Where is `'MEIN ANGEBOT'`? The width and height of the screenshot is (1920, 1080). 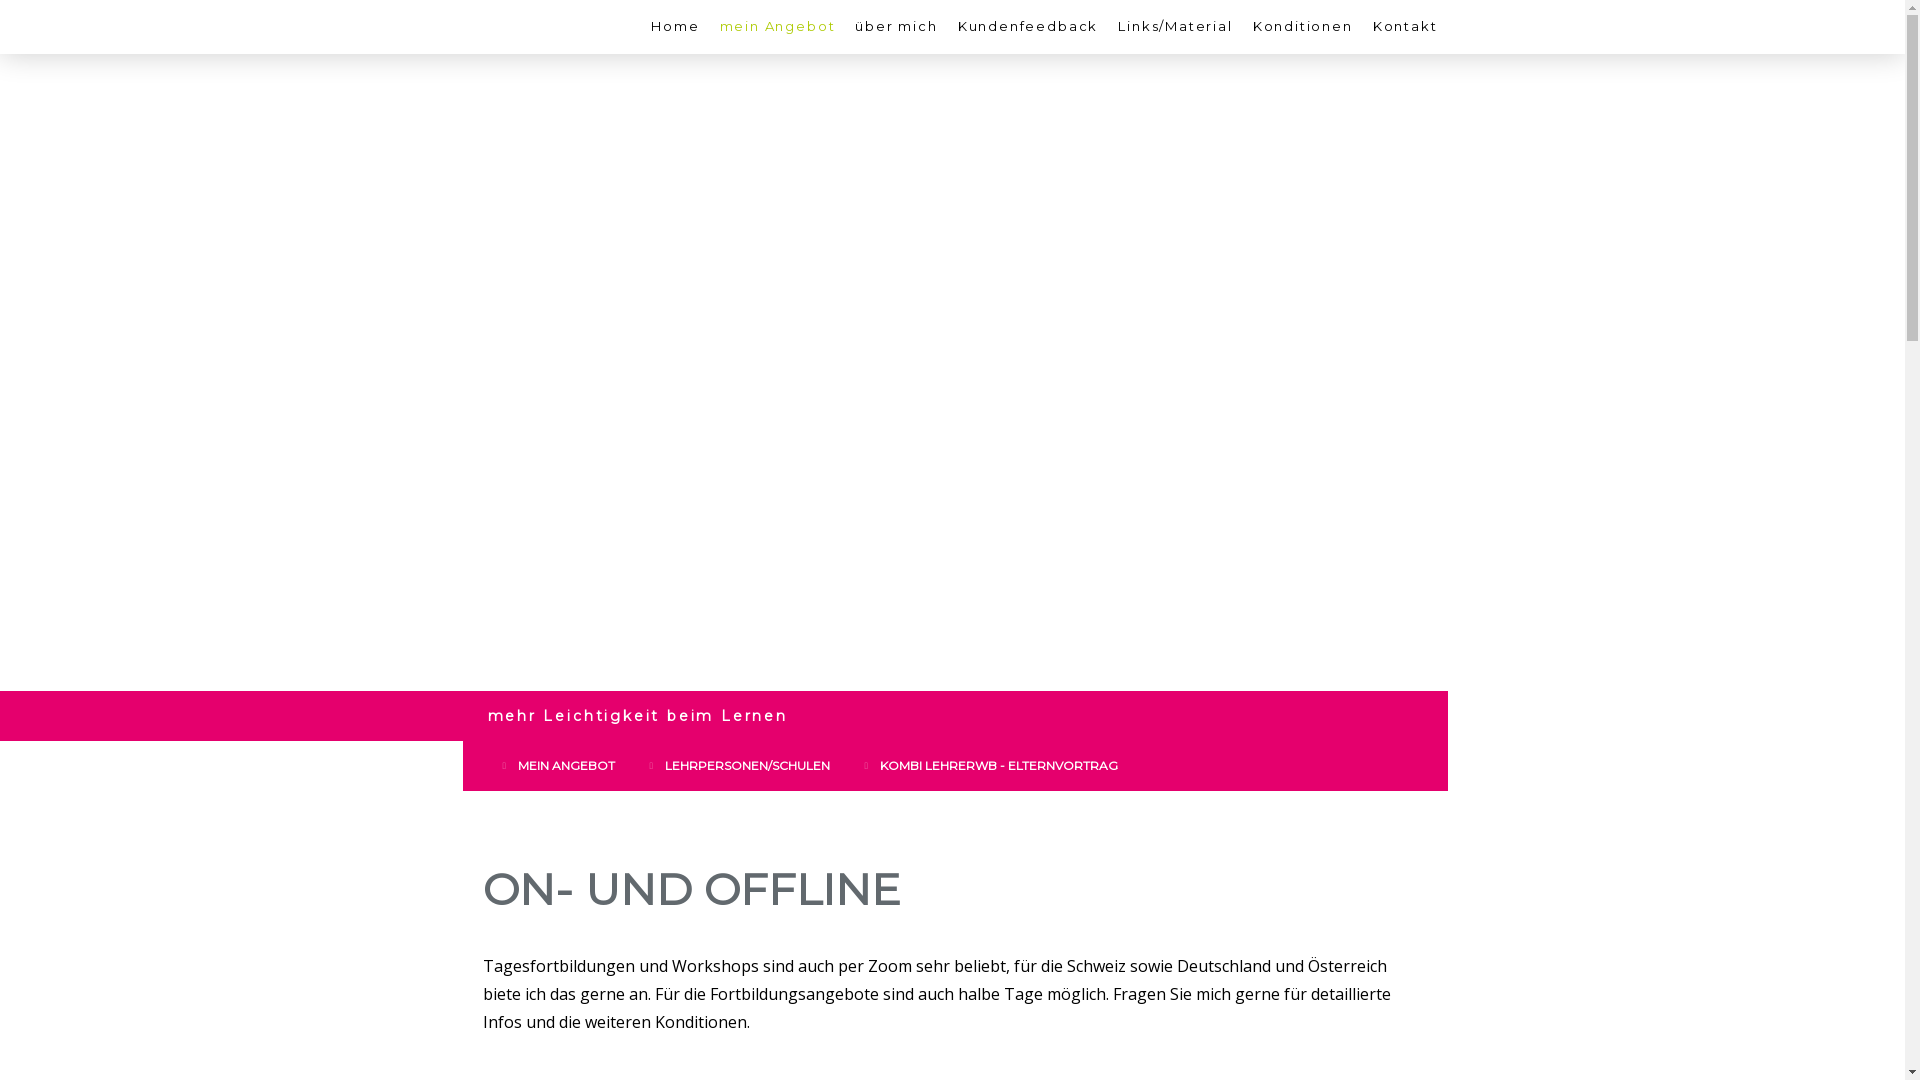
'MEIN ANGEBOT' is located at coordinates (560, 765).